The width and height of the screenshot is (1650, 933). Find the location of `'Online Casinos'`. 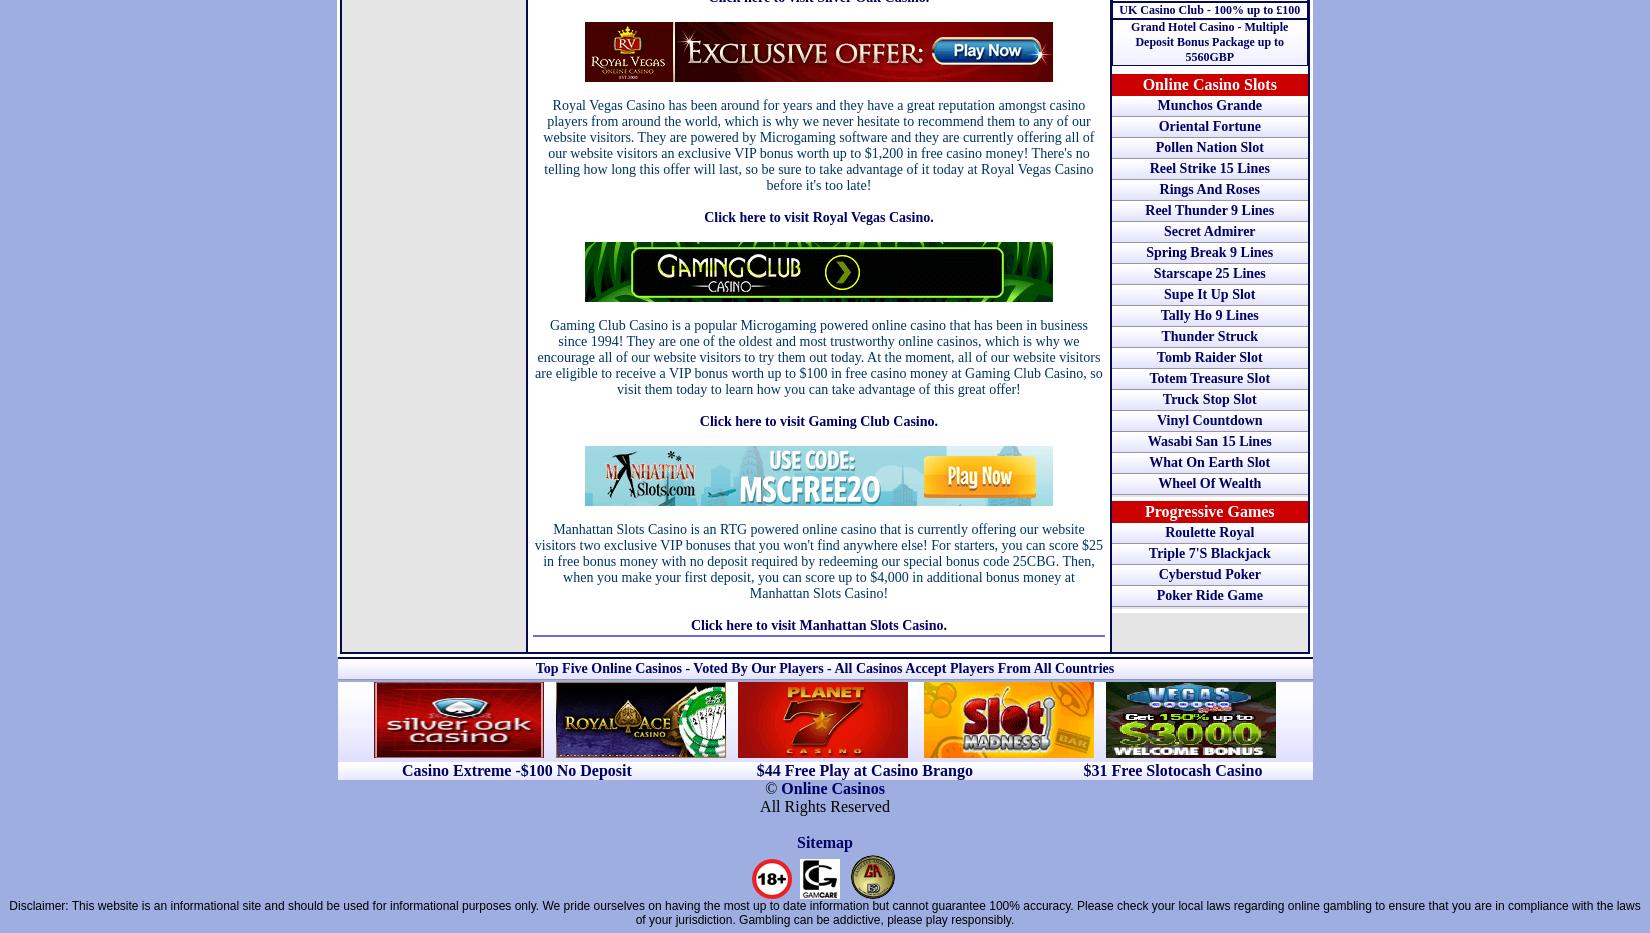

'Online Casinos' is located at coordinates (832, 788).